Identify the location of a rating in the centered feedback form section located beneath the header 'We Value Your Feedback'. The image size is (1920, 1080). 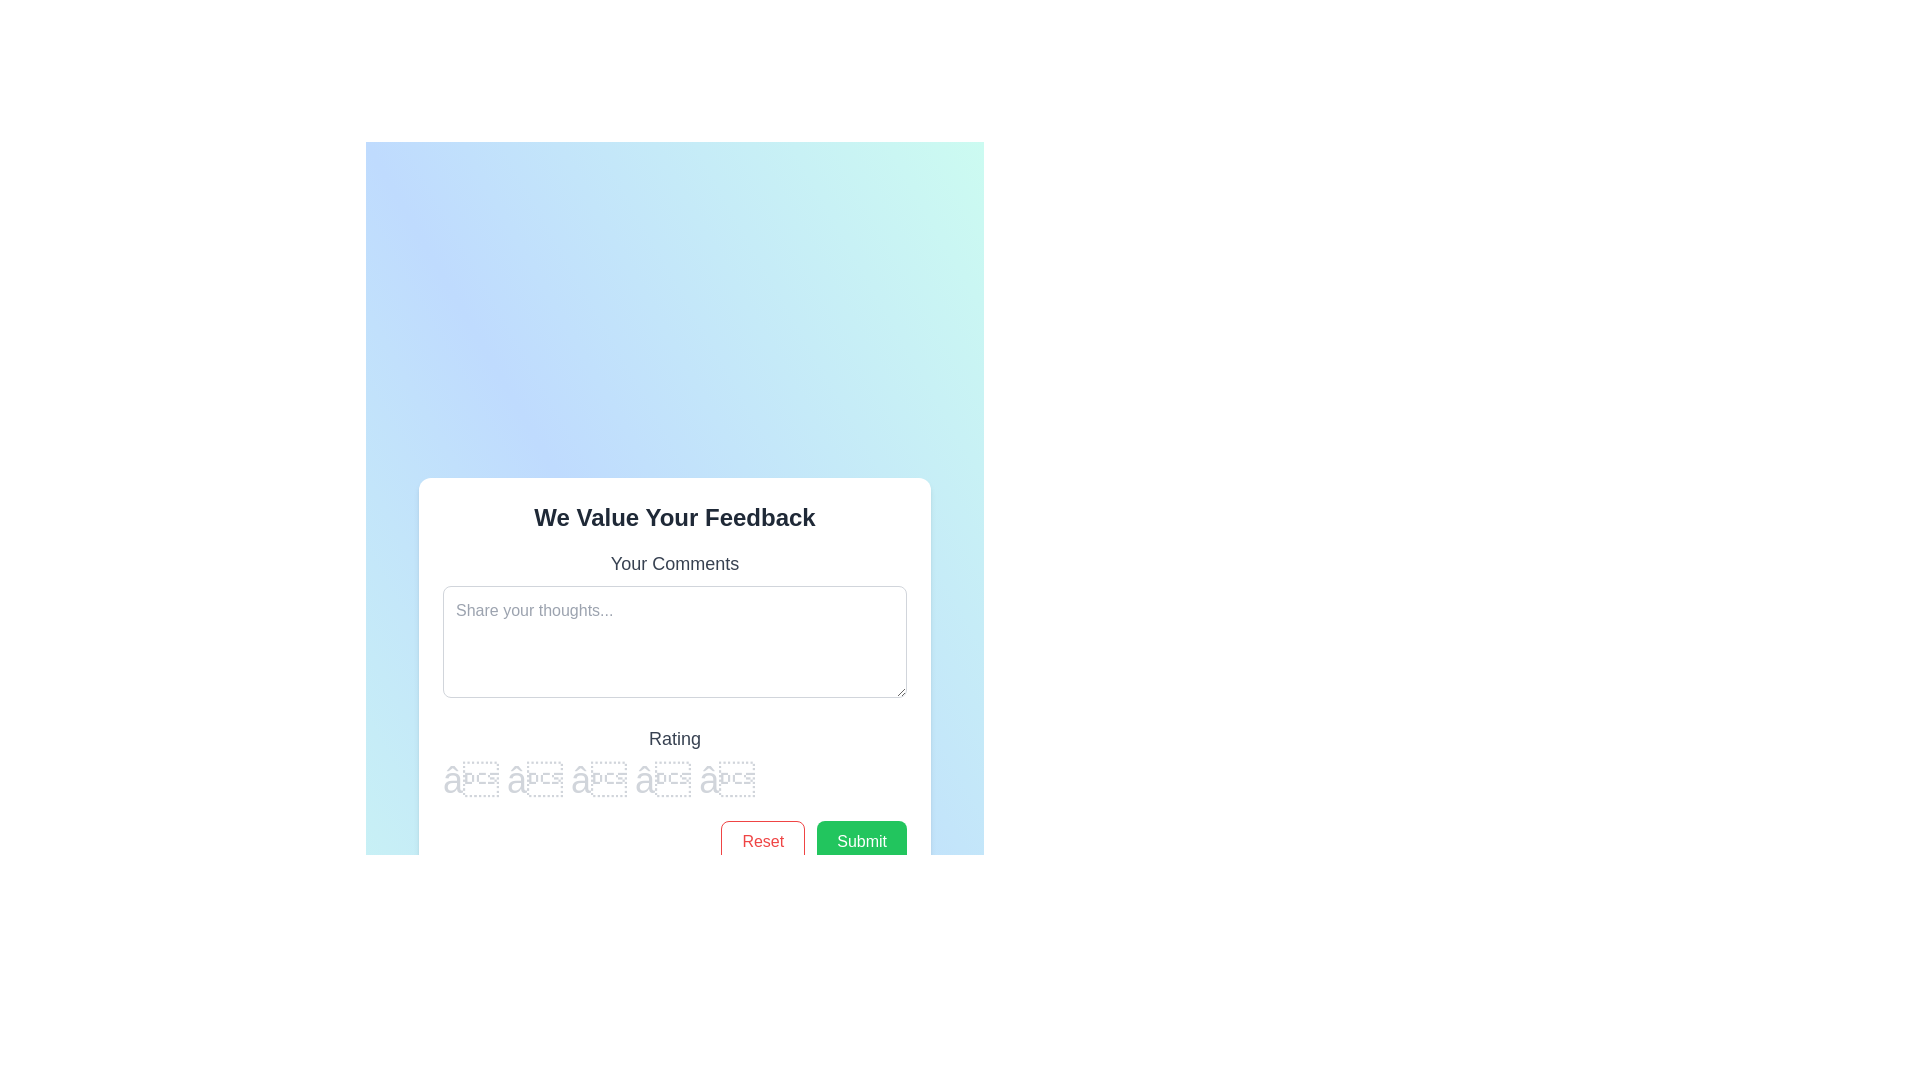
(675, 704).